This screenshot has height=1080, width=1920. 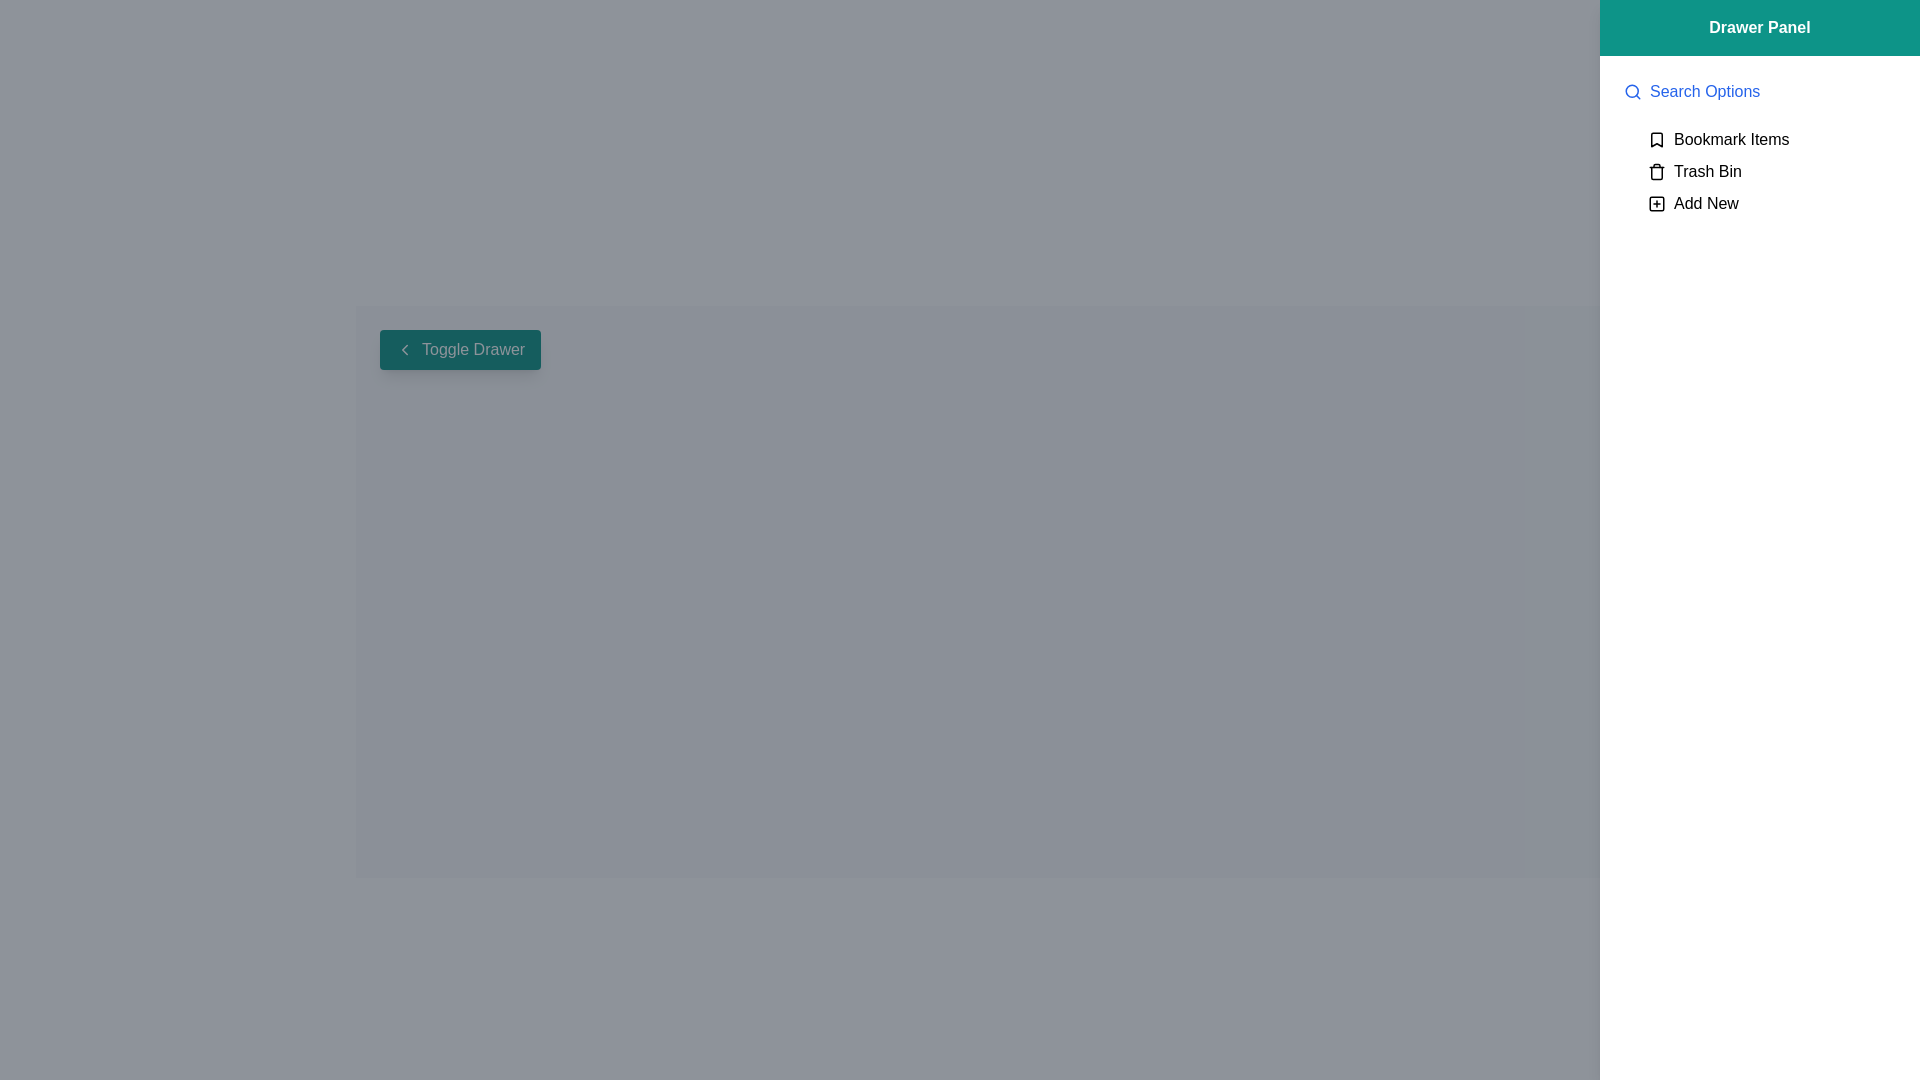 What do you see at coordinates (1705, 204) in the screenshot?
I see `the 'Add New' text label, which is styled in black font and positioned at the bottom of the right-hand panel, aligned with a plus sign icon to its left` at bounding box center [1705, 204].